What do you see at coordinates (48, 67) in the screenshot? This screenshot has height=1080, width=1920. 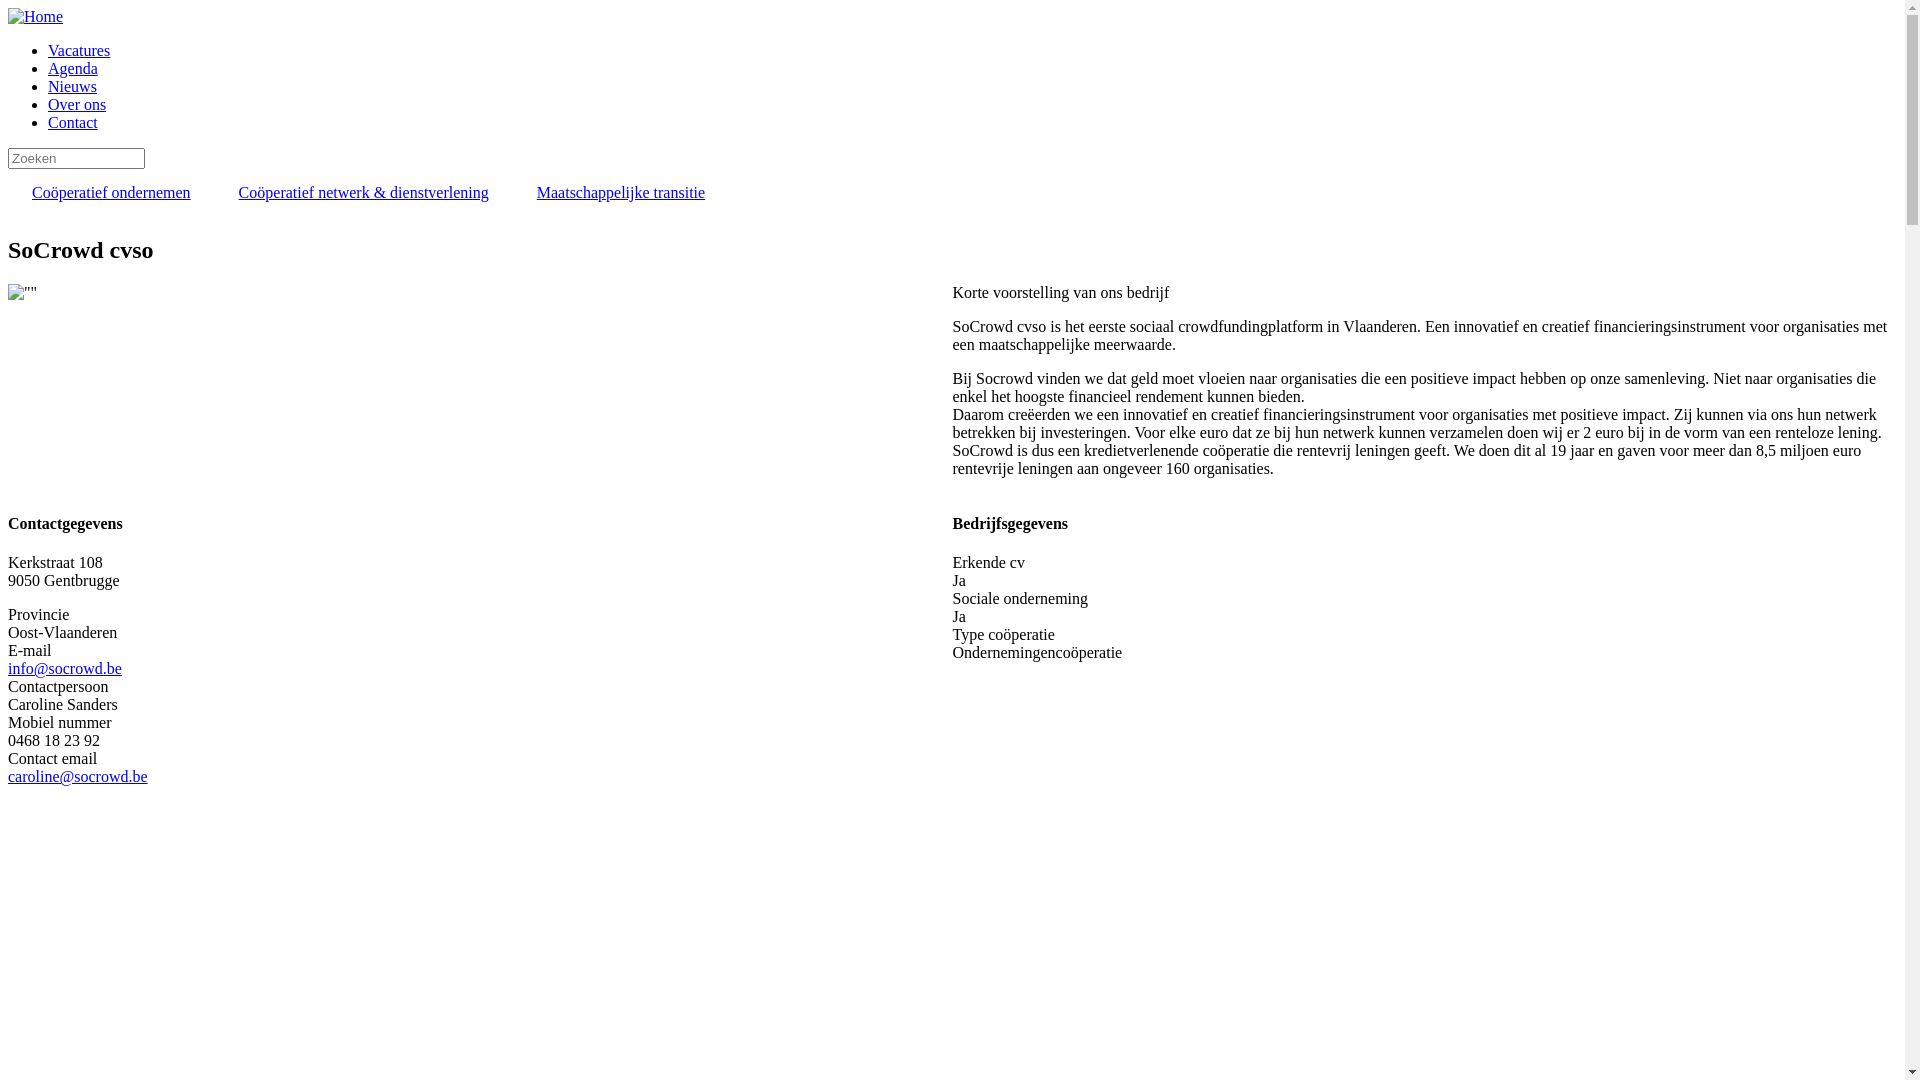 I see `'Agenda'` at bounding box center [48, 67].